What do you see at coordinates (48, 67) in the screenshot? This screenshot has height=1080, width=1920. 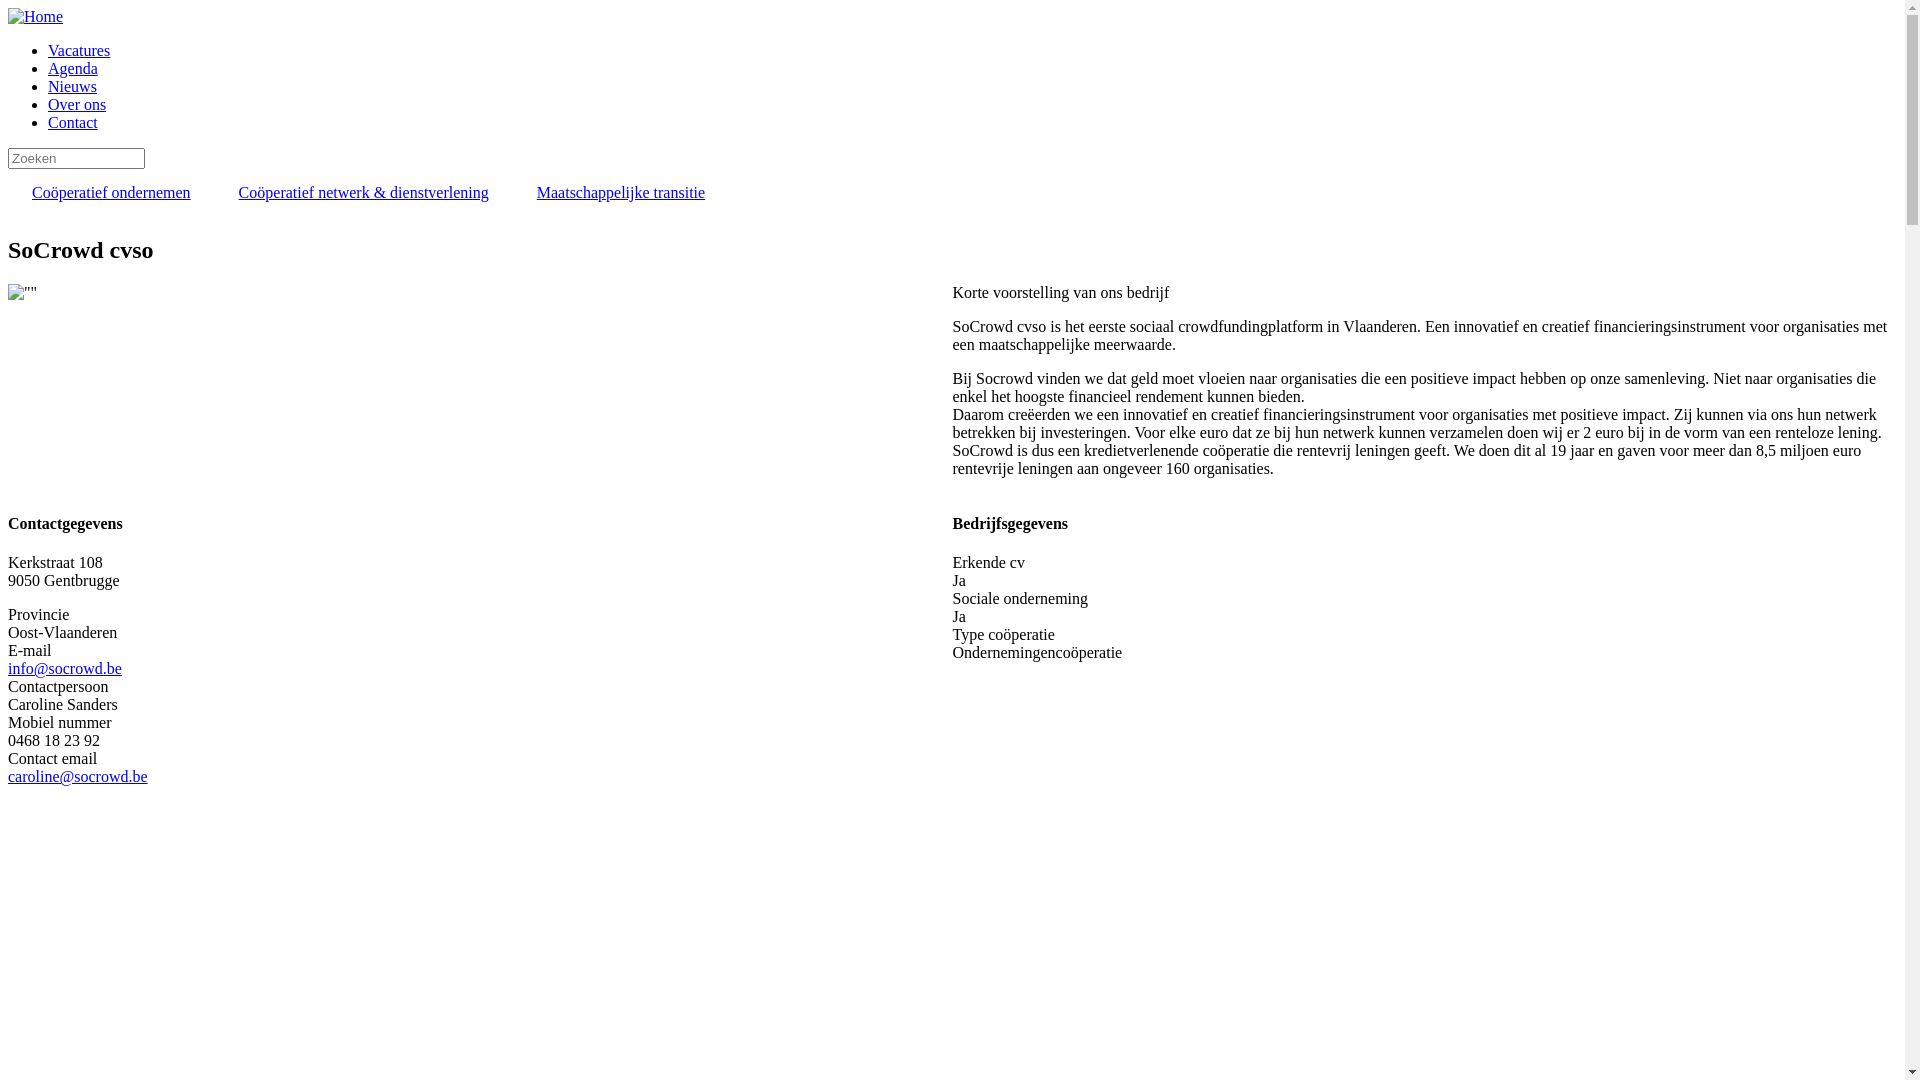 I see `'Agenda'` at bounding box center [48, 67].